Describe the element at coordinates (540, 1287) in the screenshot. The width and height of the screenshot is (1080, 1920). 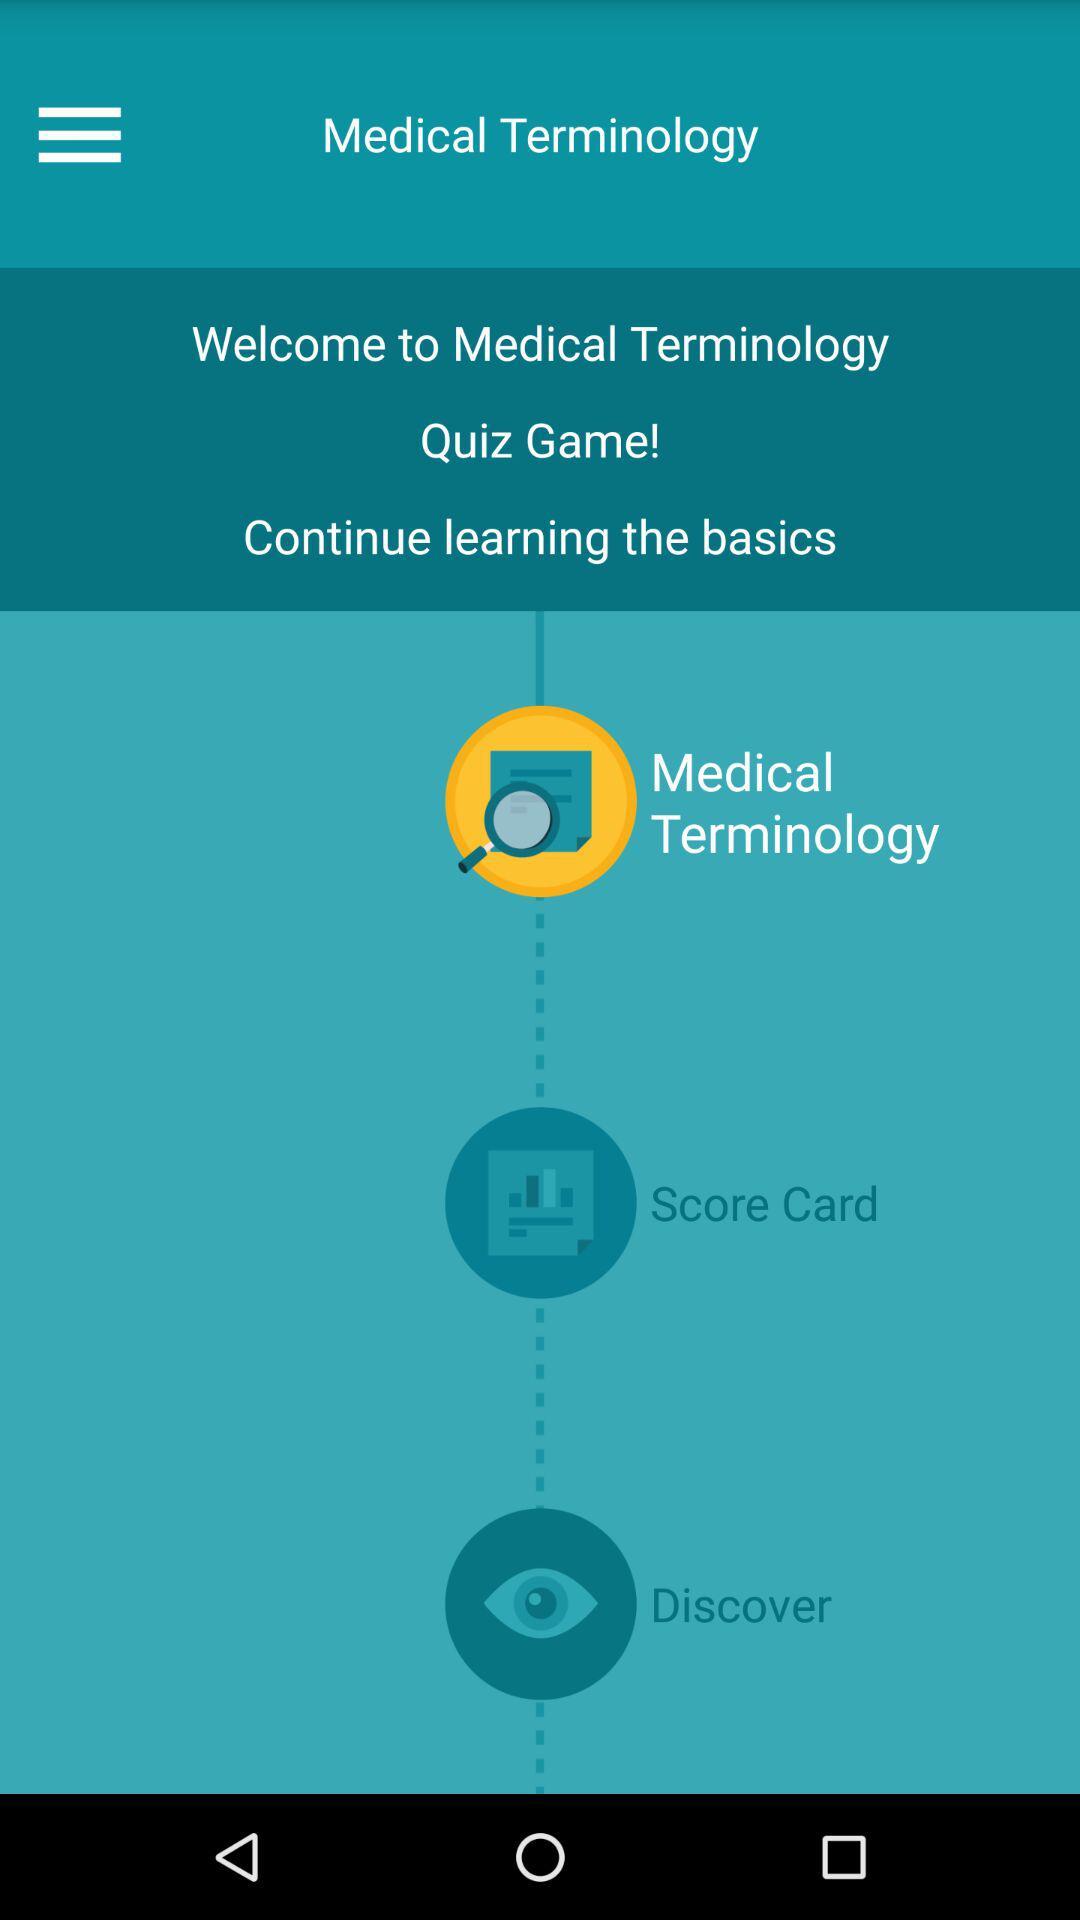
I see `the book icon` at that location.